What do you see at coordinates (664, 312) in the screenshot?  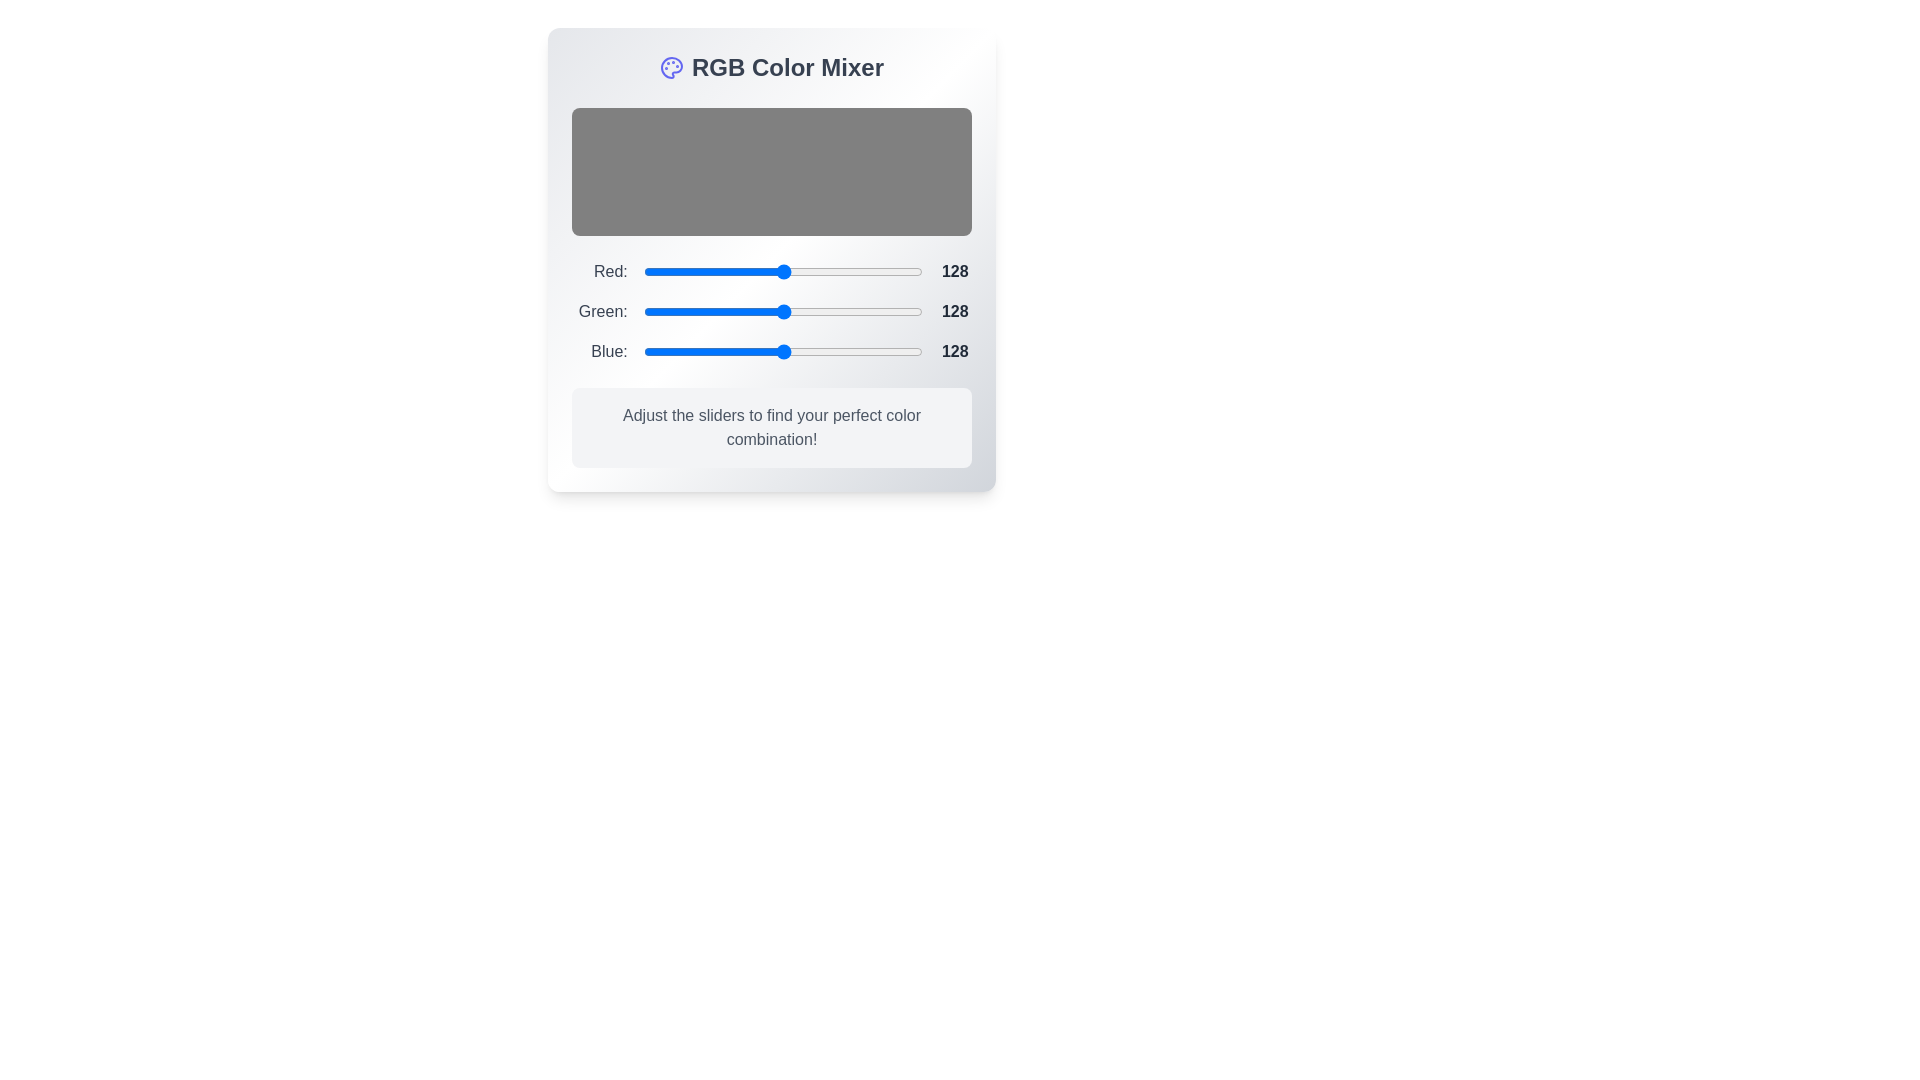 I see `the 1 slider to 19` at bounding box center [664, 312].